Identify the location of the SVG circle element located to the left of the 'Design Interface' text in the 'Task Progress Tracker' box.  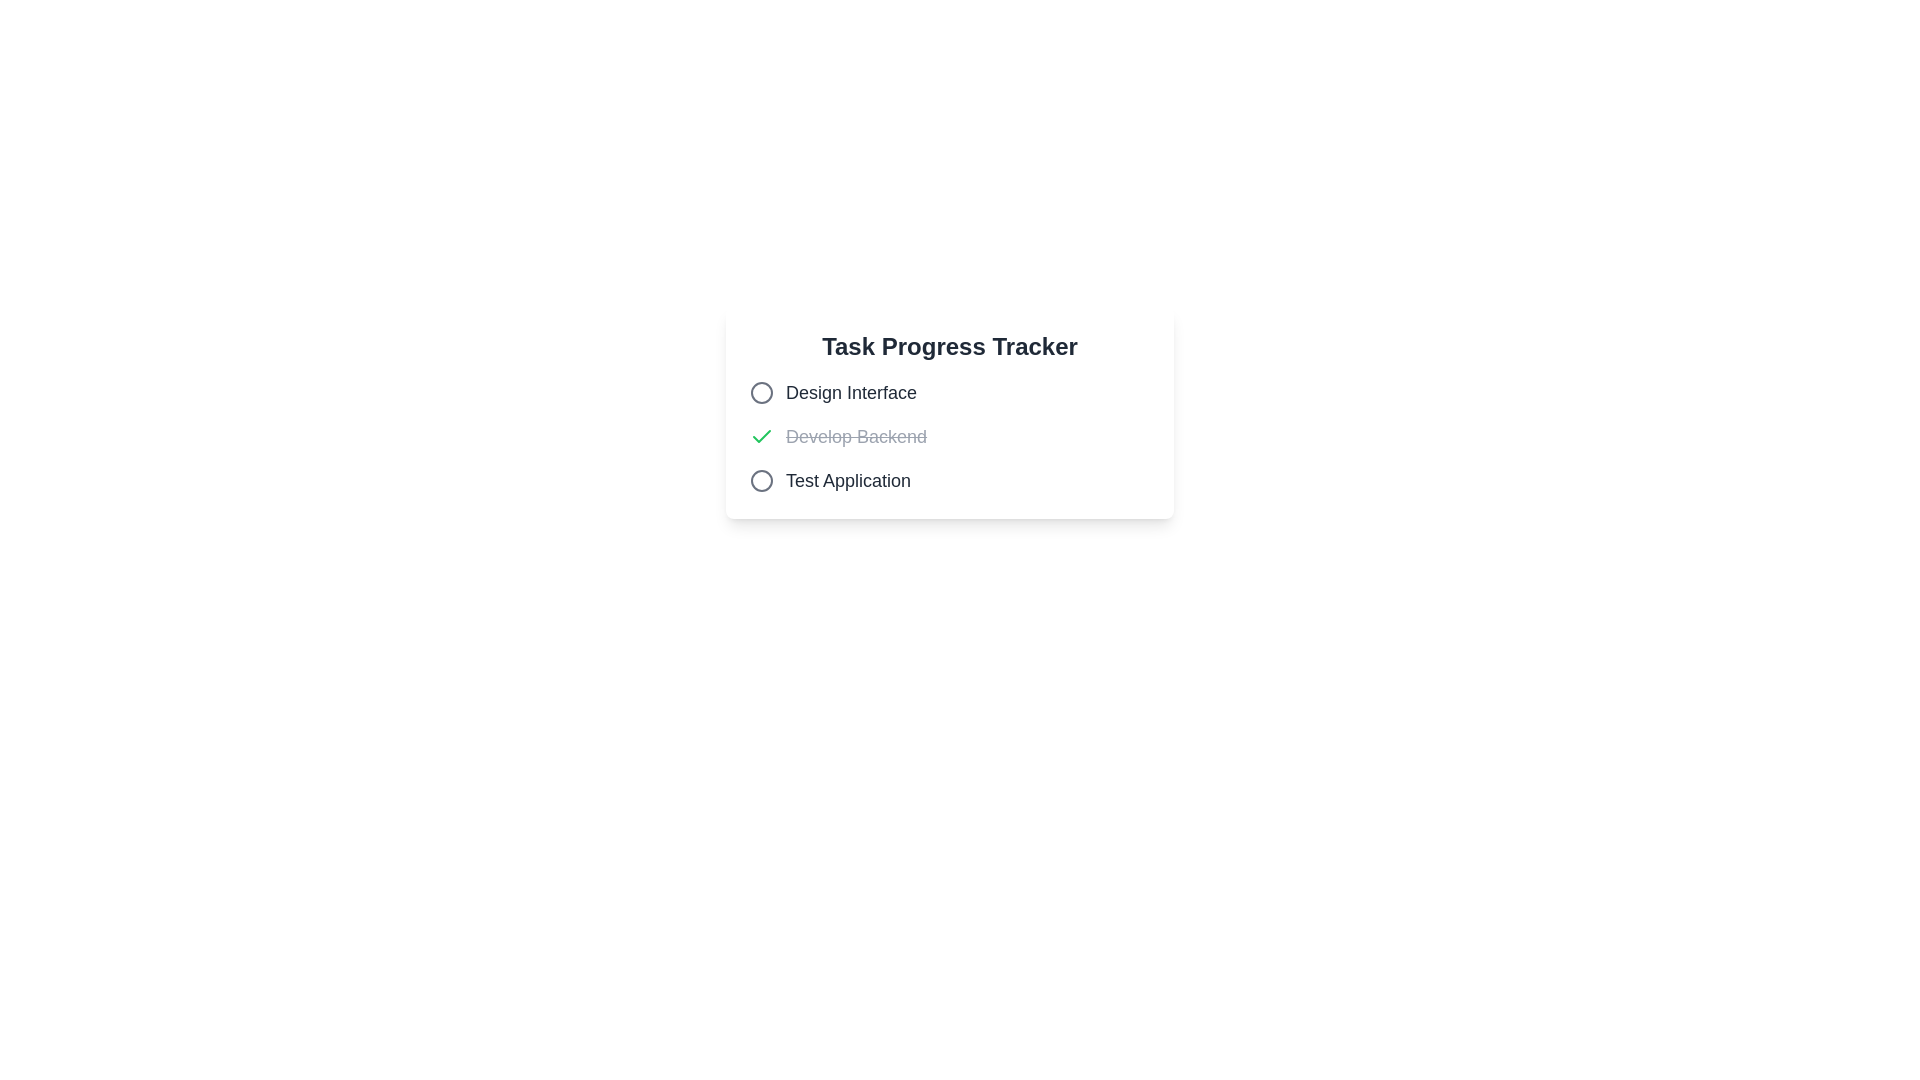
(761, 393).